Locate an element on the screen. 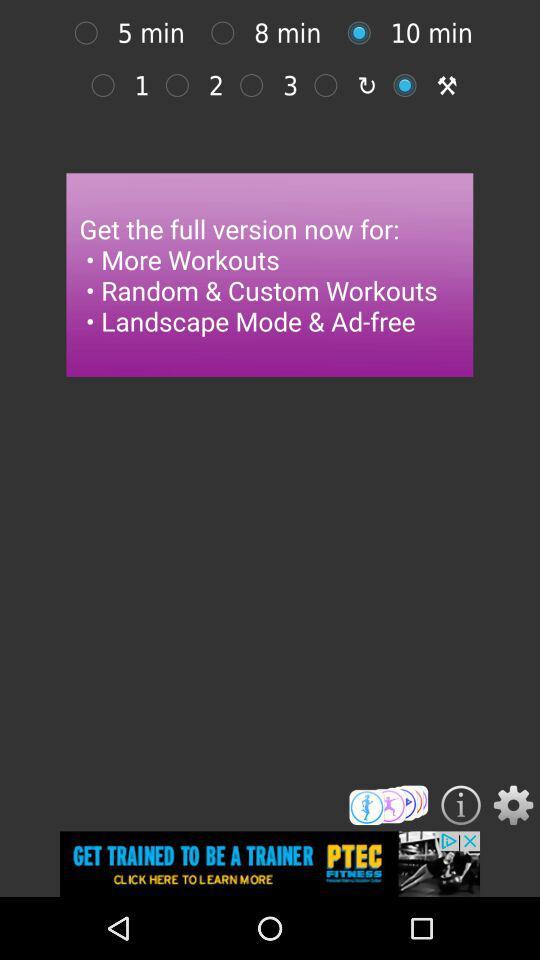 Image resolution: width=540 pixels, height=960 pixels. select is located at coordinates (256, 85).